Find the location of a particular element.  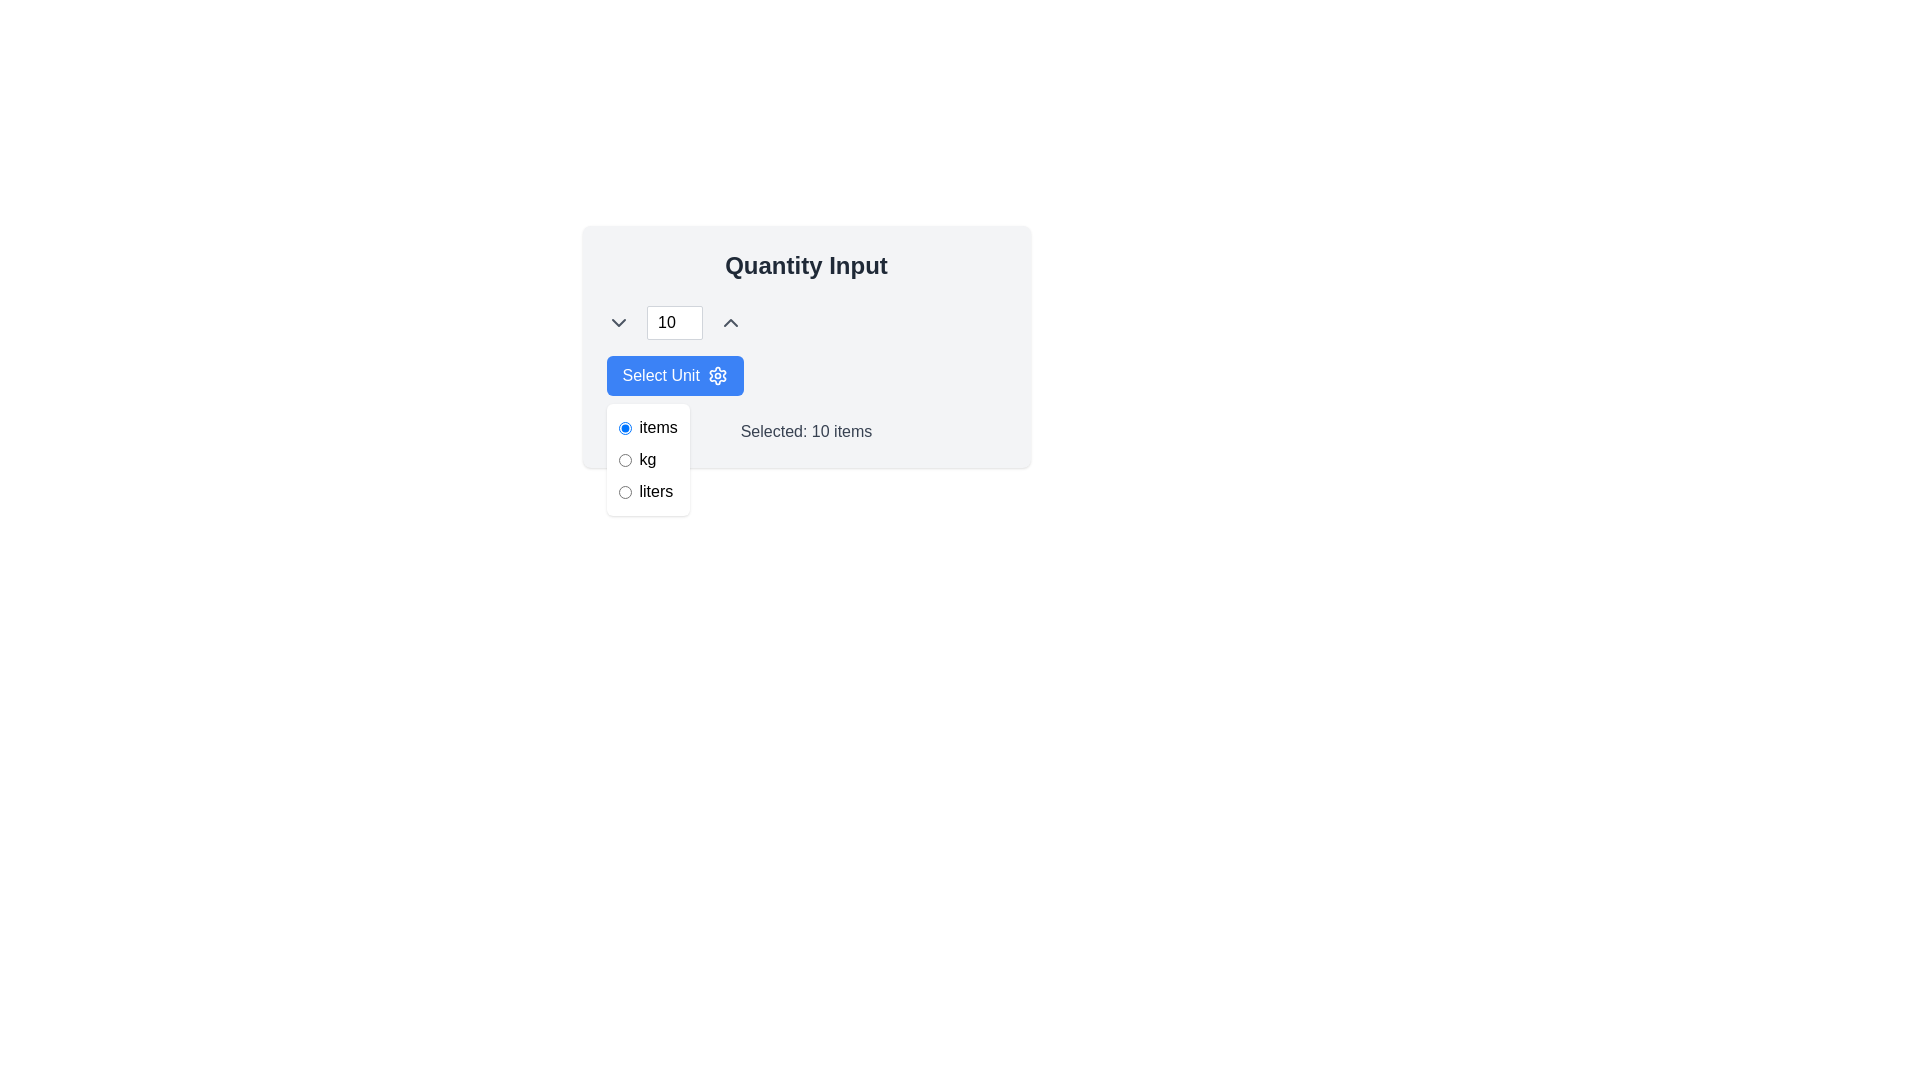

the blue button located below the numeric input field for quantity adjustment and above the dropdown menu is located at coordinates (675, 375).